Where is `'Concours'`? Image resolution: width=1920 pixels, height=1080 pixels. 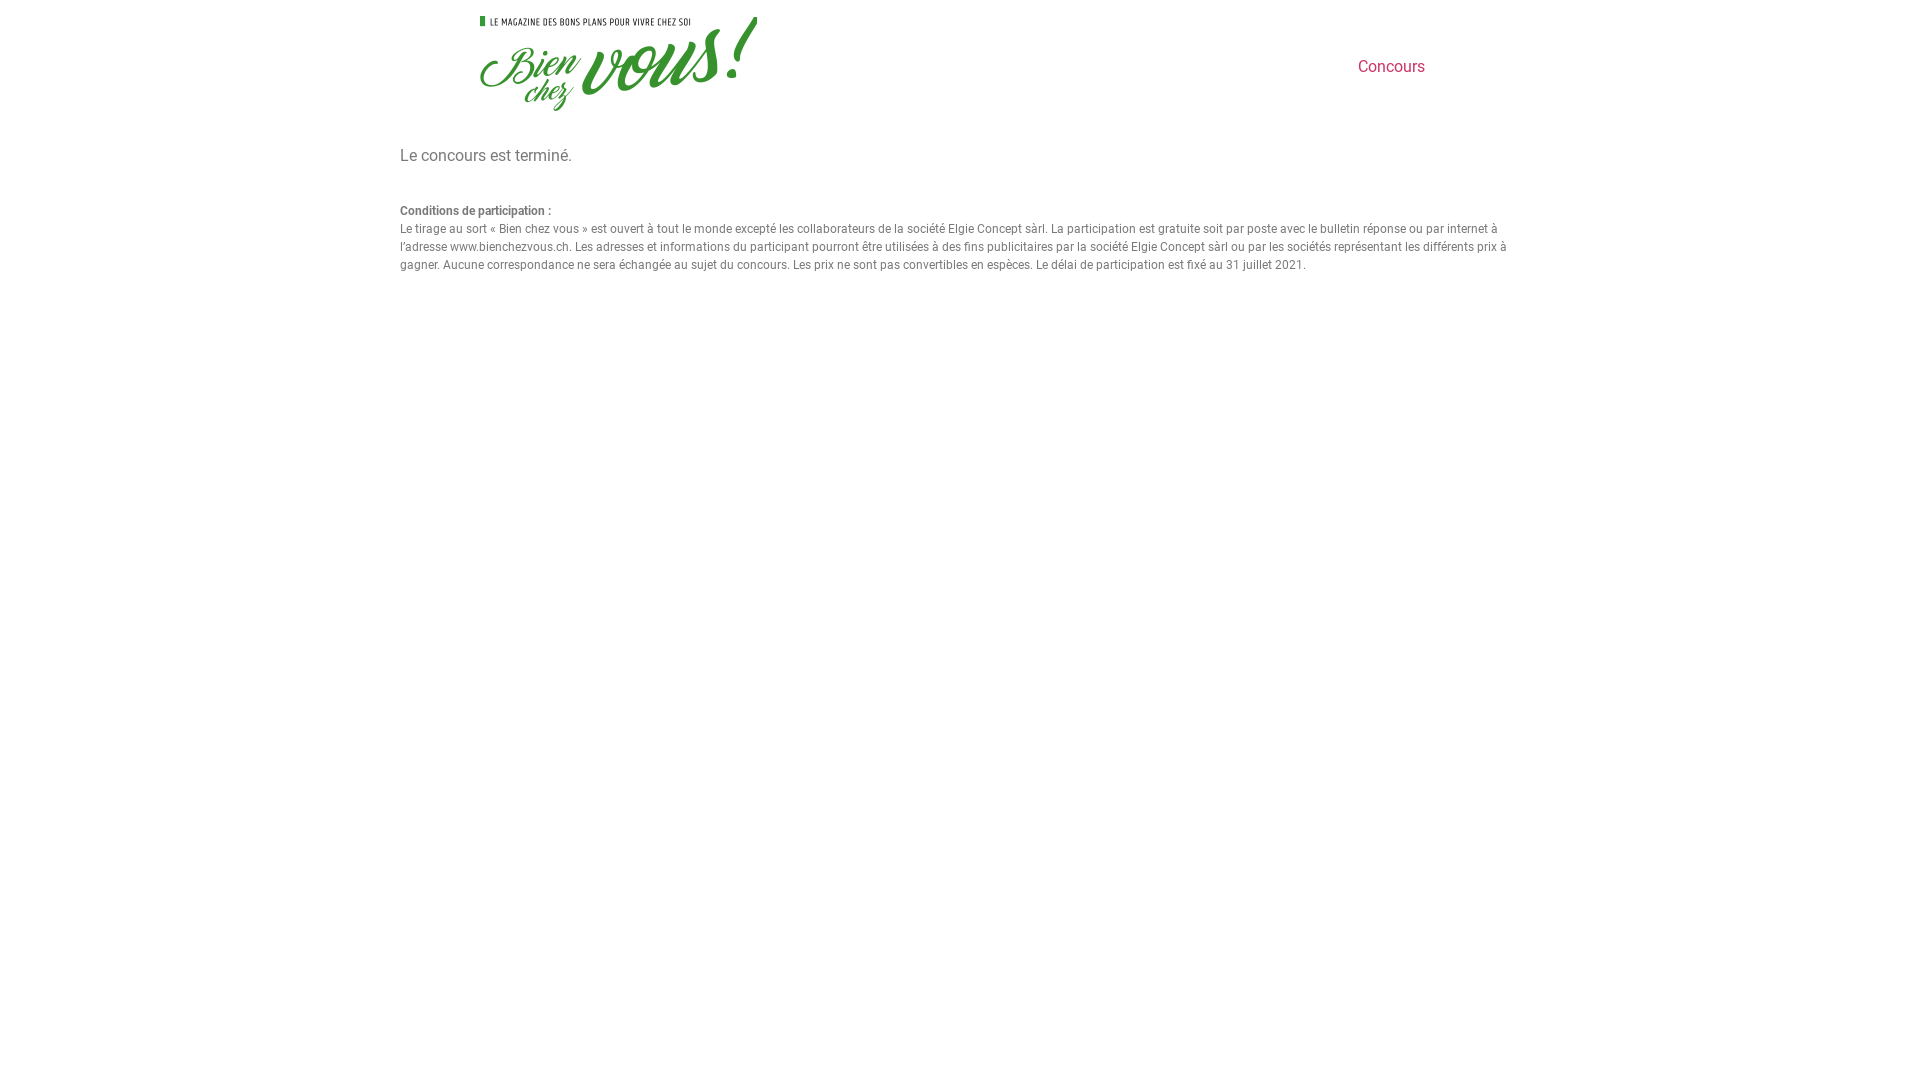 'Concours' is located at coordinates (1390, 65).